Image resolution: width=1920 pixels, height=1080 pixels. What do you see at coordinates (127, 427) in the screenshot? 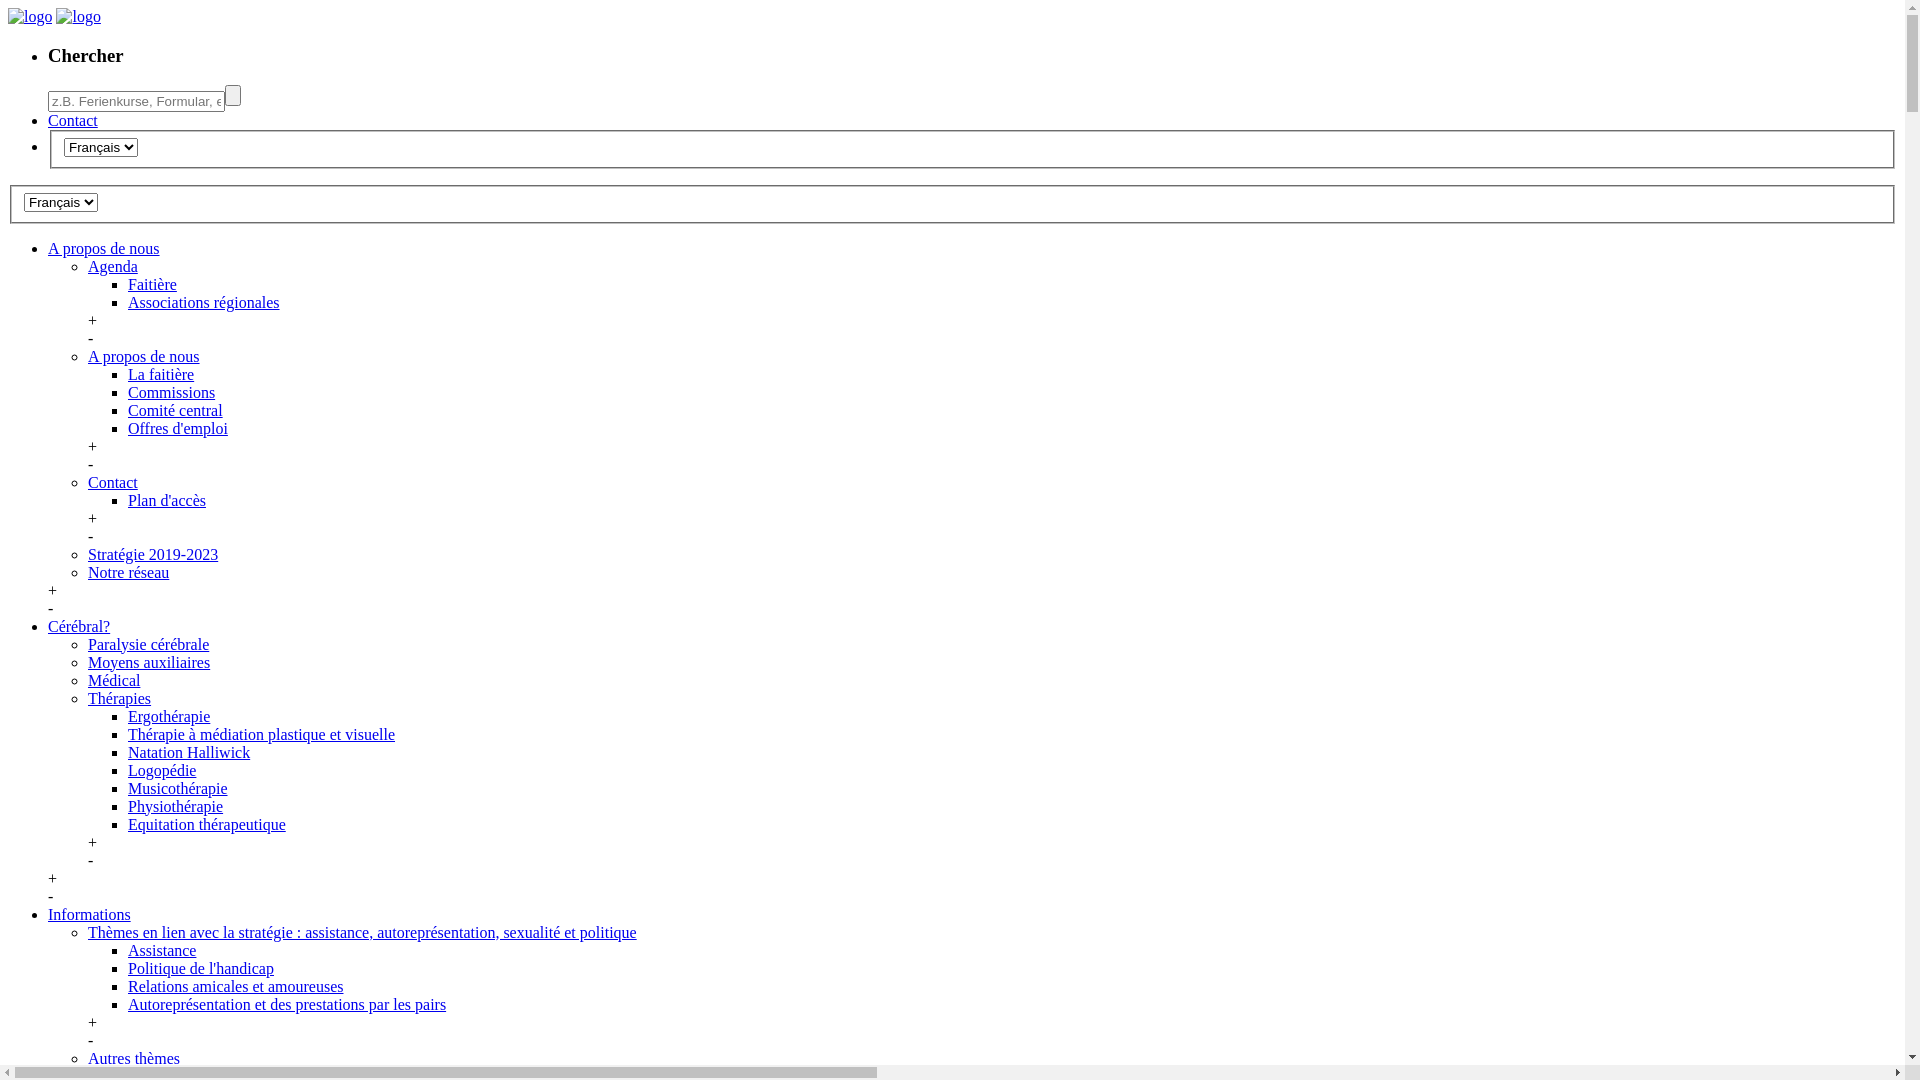
I see `'Offres d'emploi'` at bounding box center [127, 427].